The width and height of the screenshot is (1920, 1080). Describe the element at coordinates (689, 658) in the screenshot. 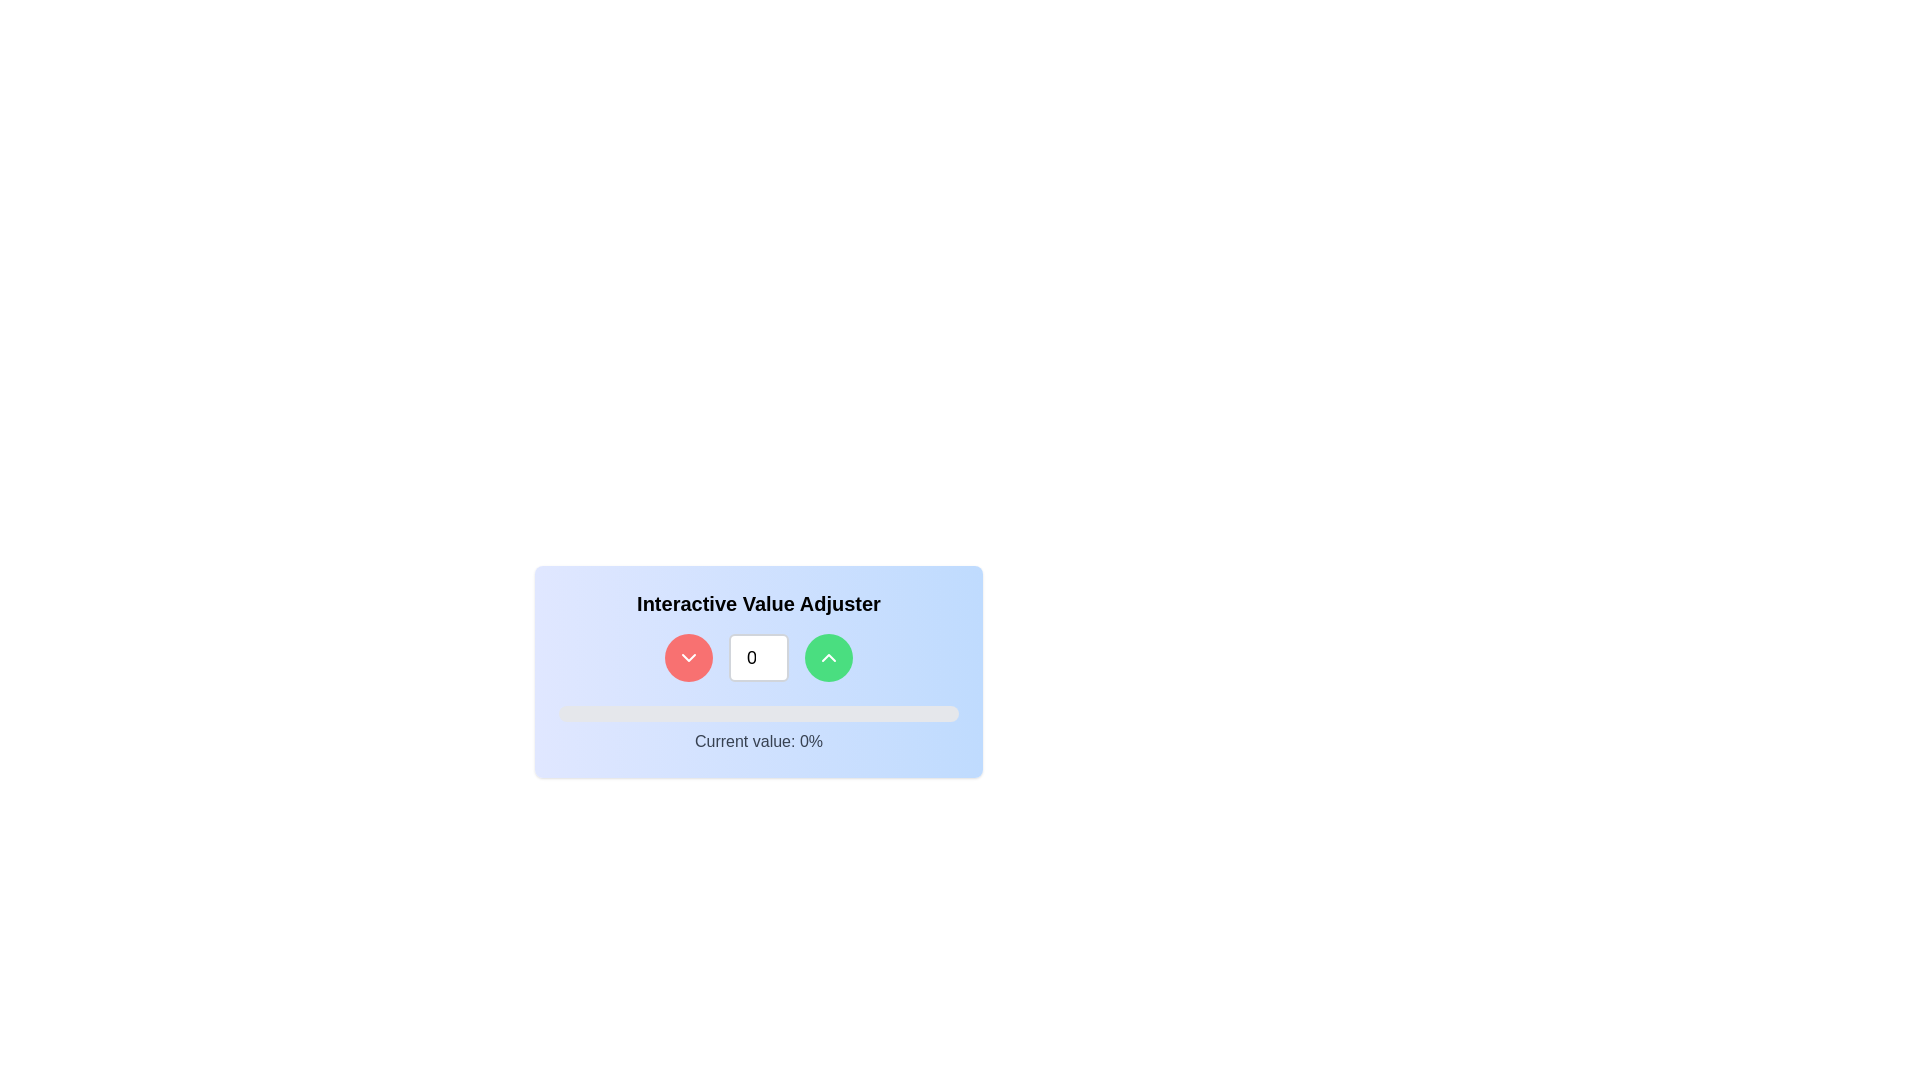

I see `the decrement button located to the left of the number input box to decrease the visible value` at that location.